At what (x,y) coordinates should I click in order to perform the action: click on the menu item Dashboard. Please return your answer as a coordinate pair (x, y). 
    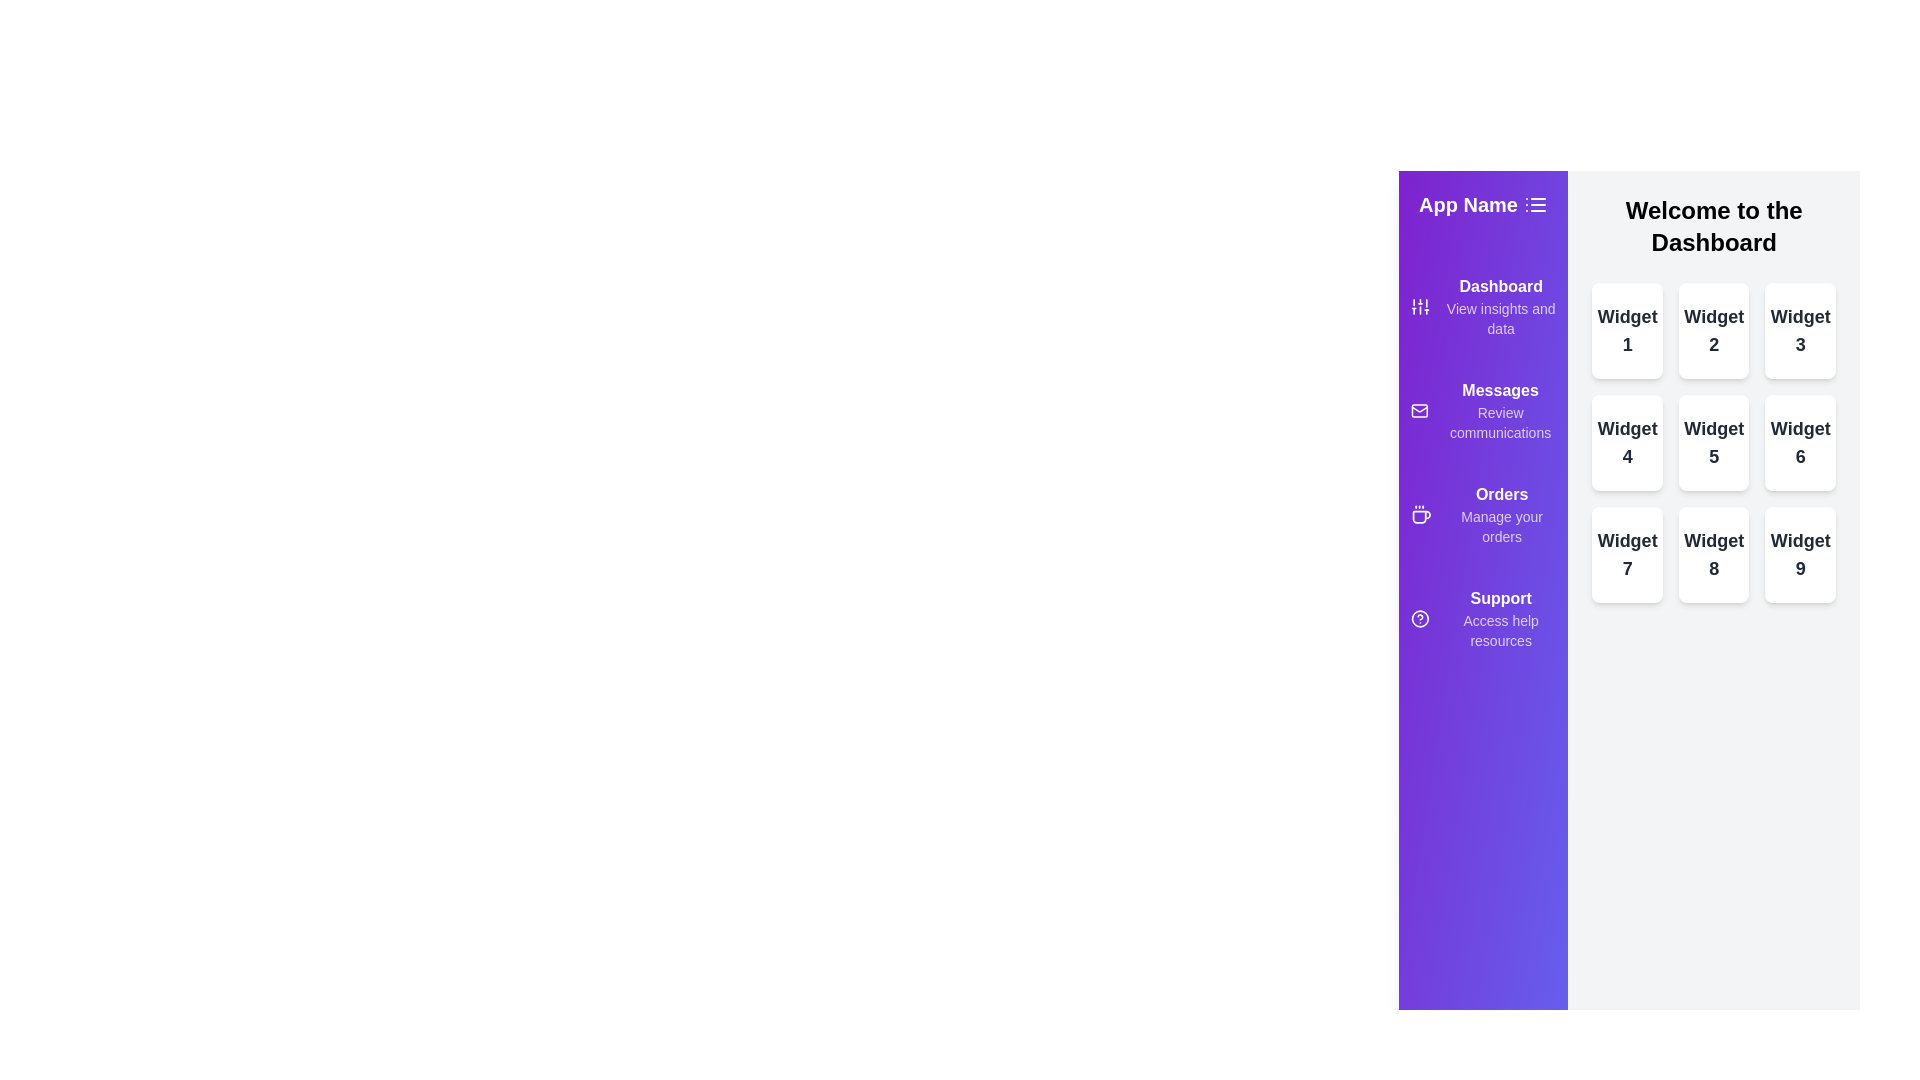
    Looking at the image, I should click on (1483, 307).